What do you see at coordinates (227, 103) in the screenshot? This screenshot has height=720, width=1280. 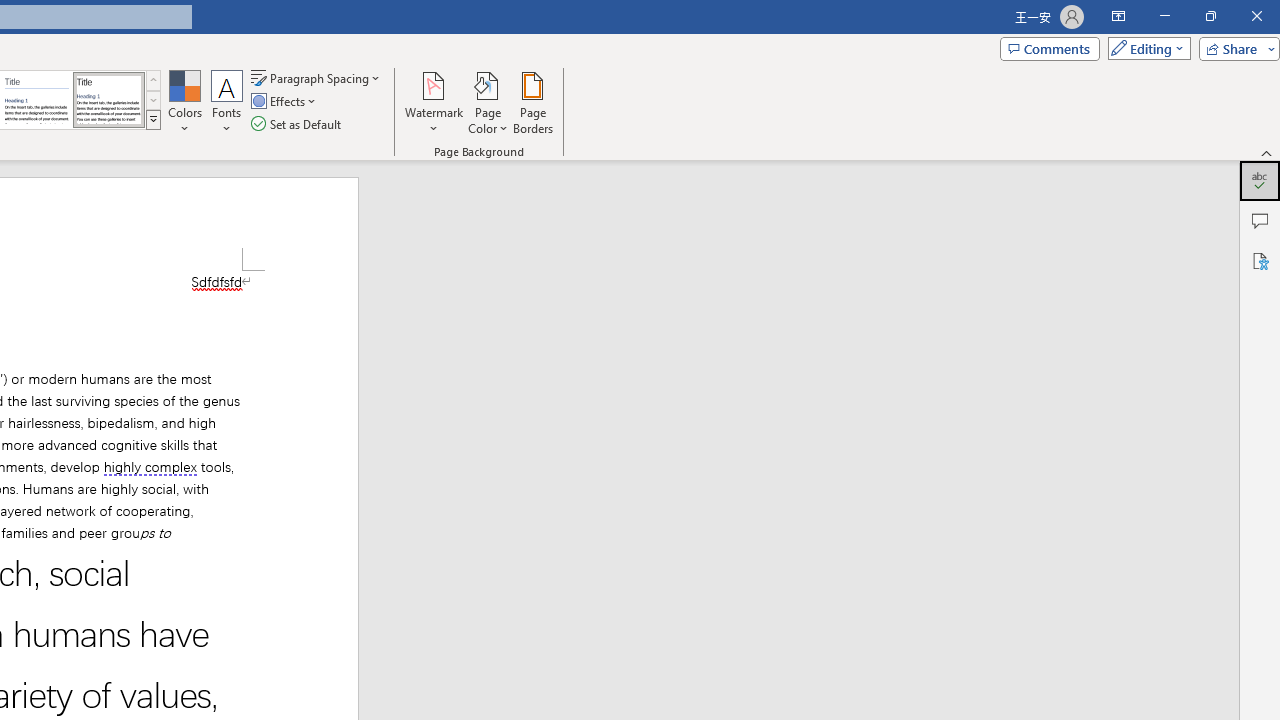 I see `'Fonts'` at bounding box center [227, 103].